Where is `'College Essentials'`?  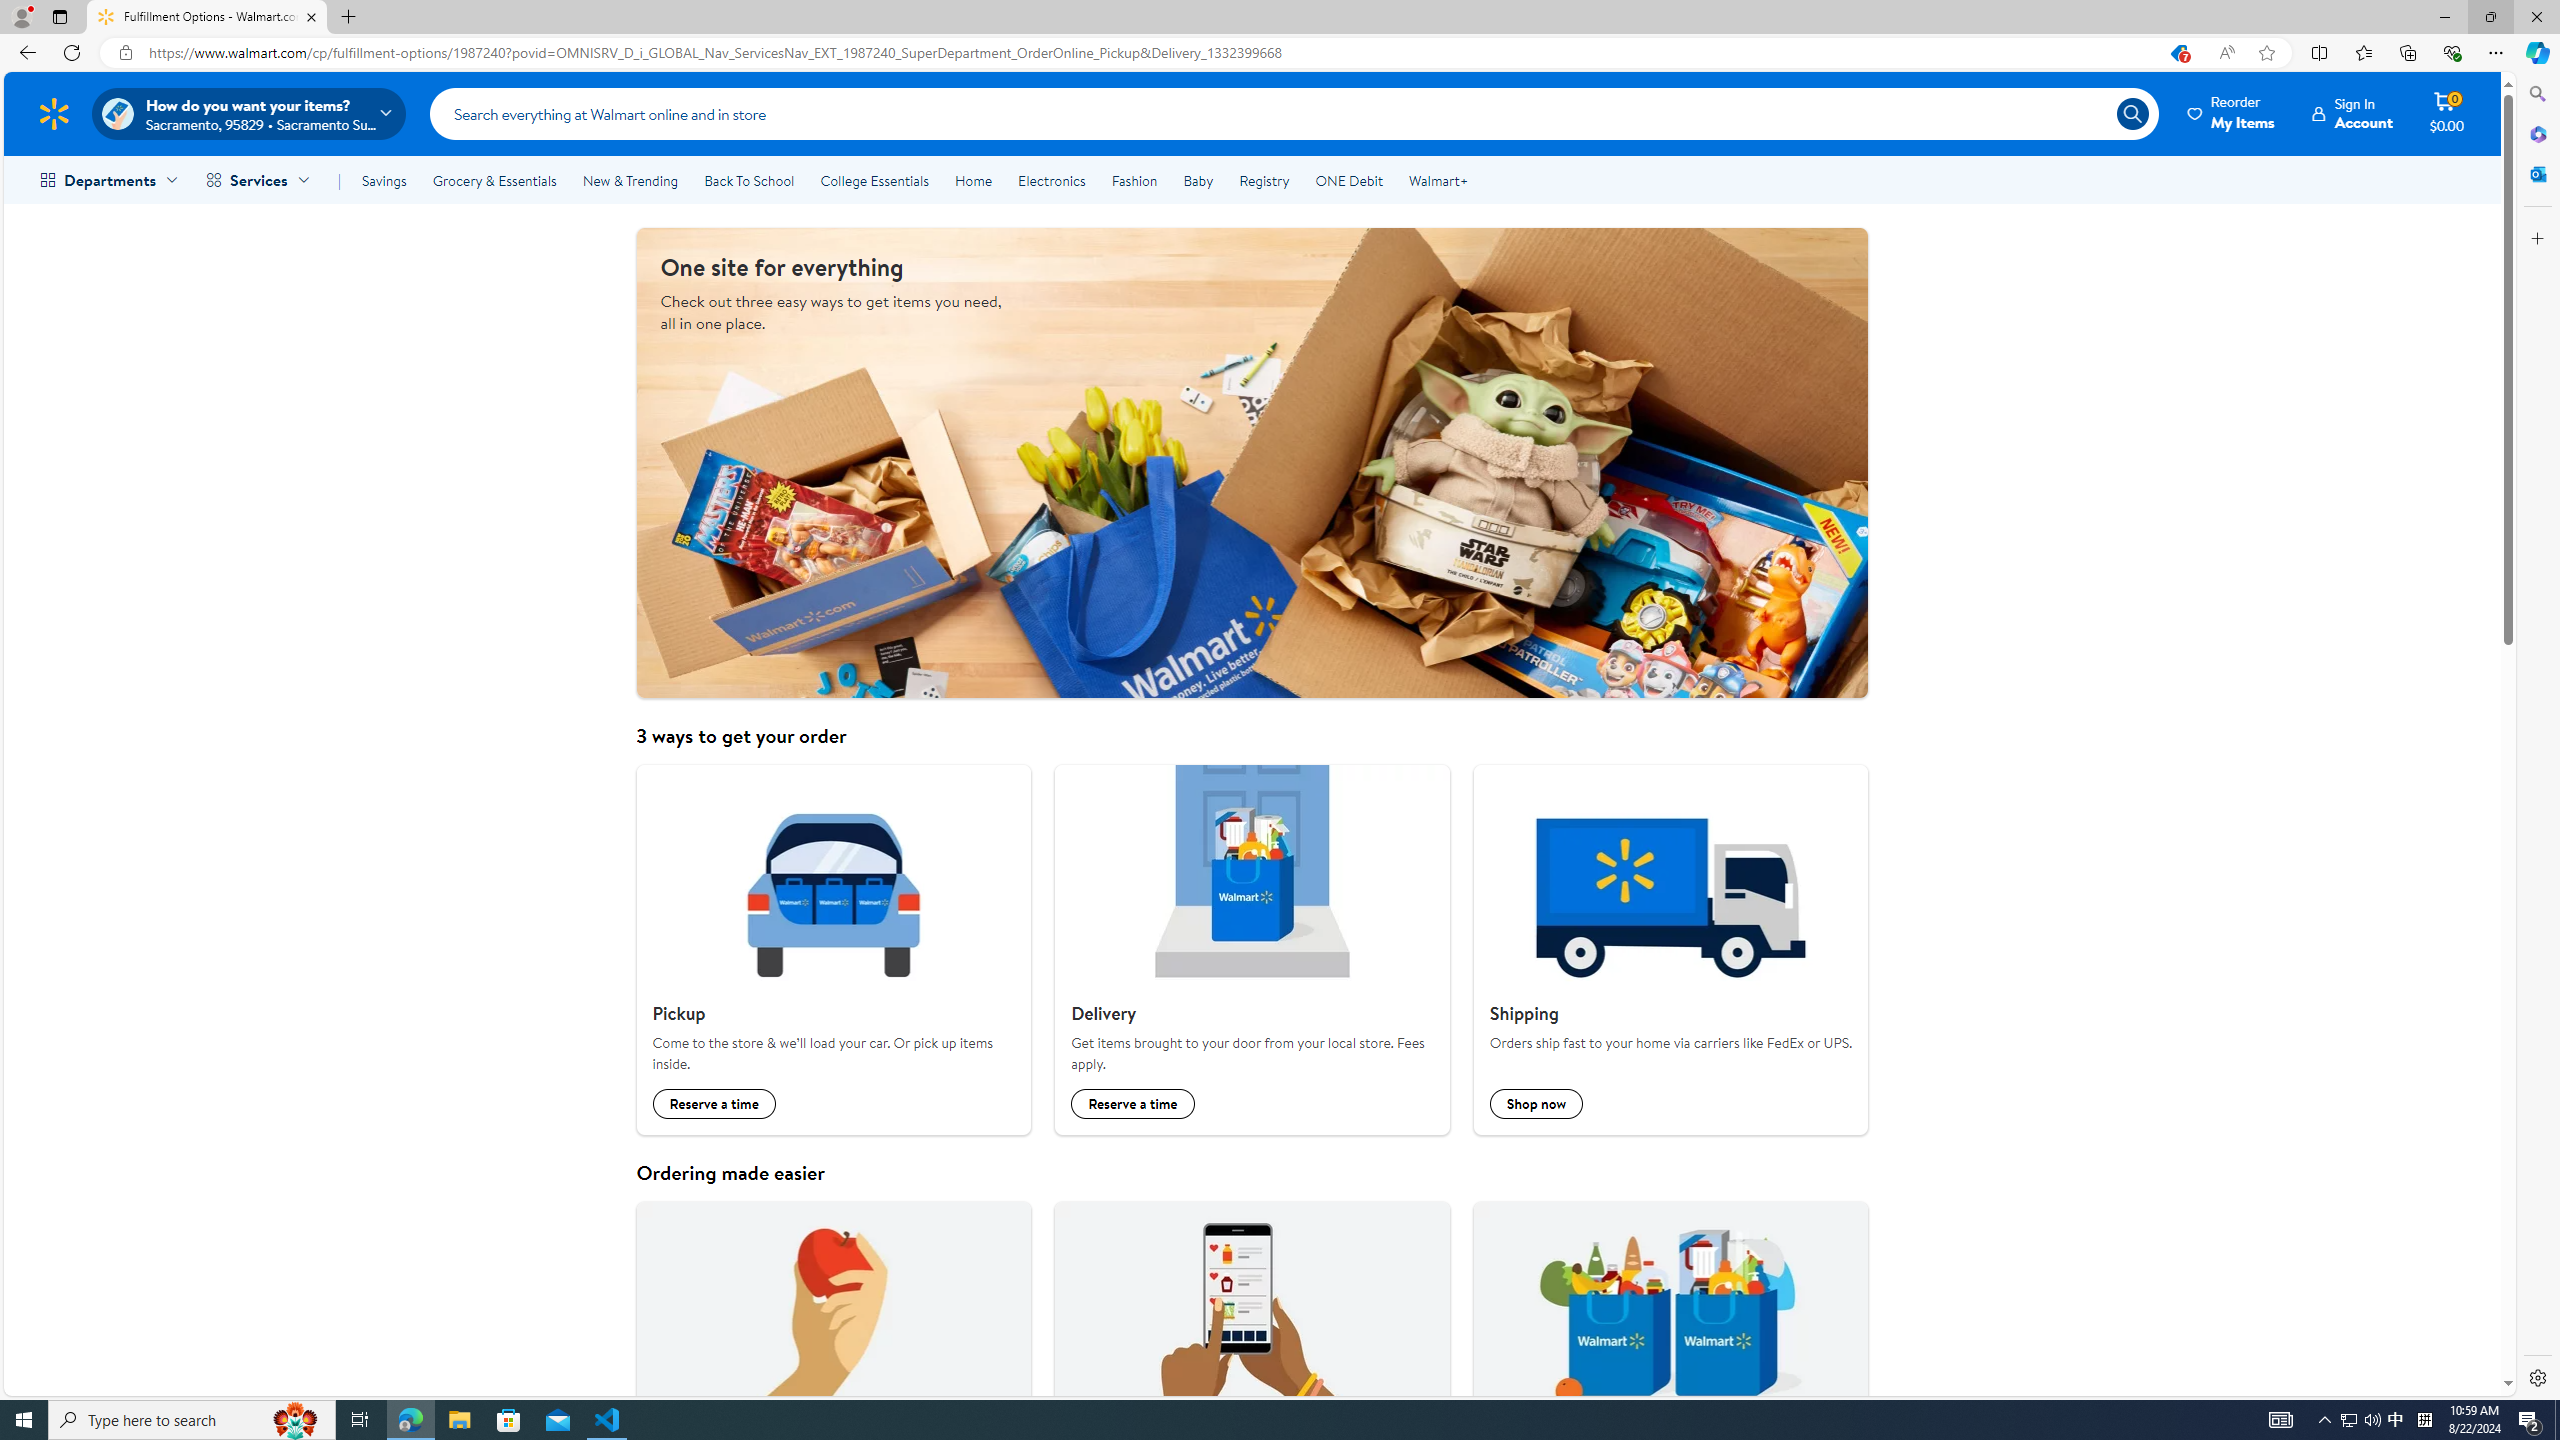
'College Essentials' is located at coordinates (873, 180).